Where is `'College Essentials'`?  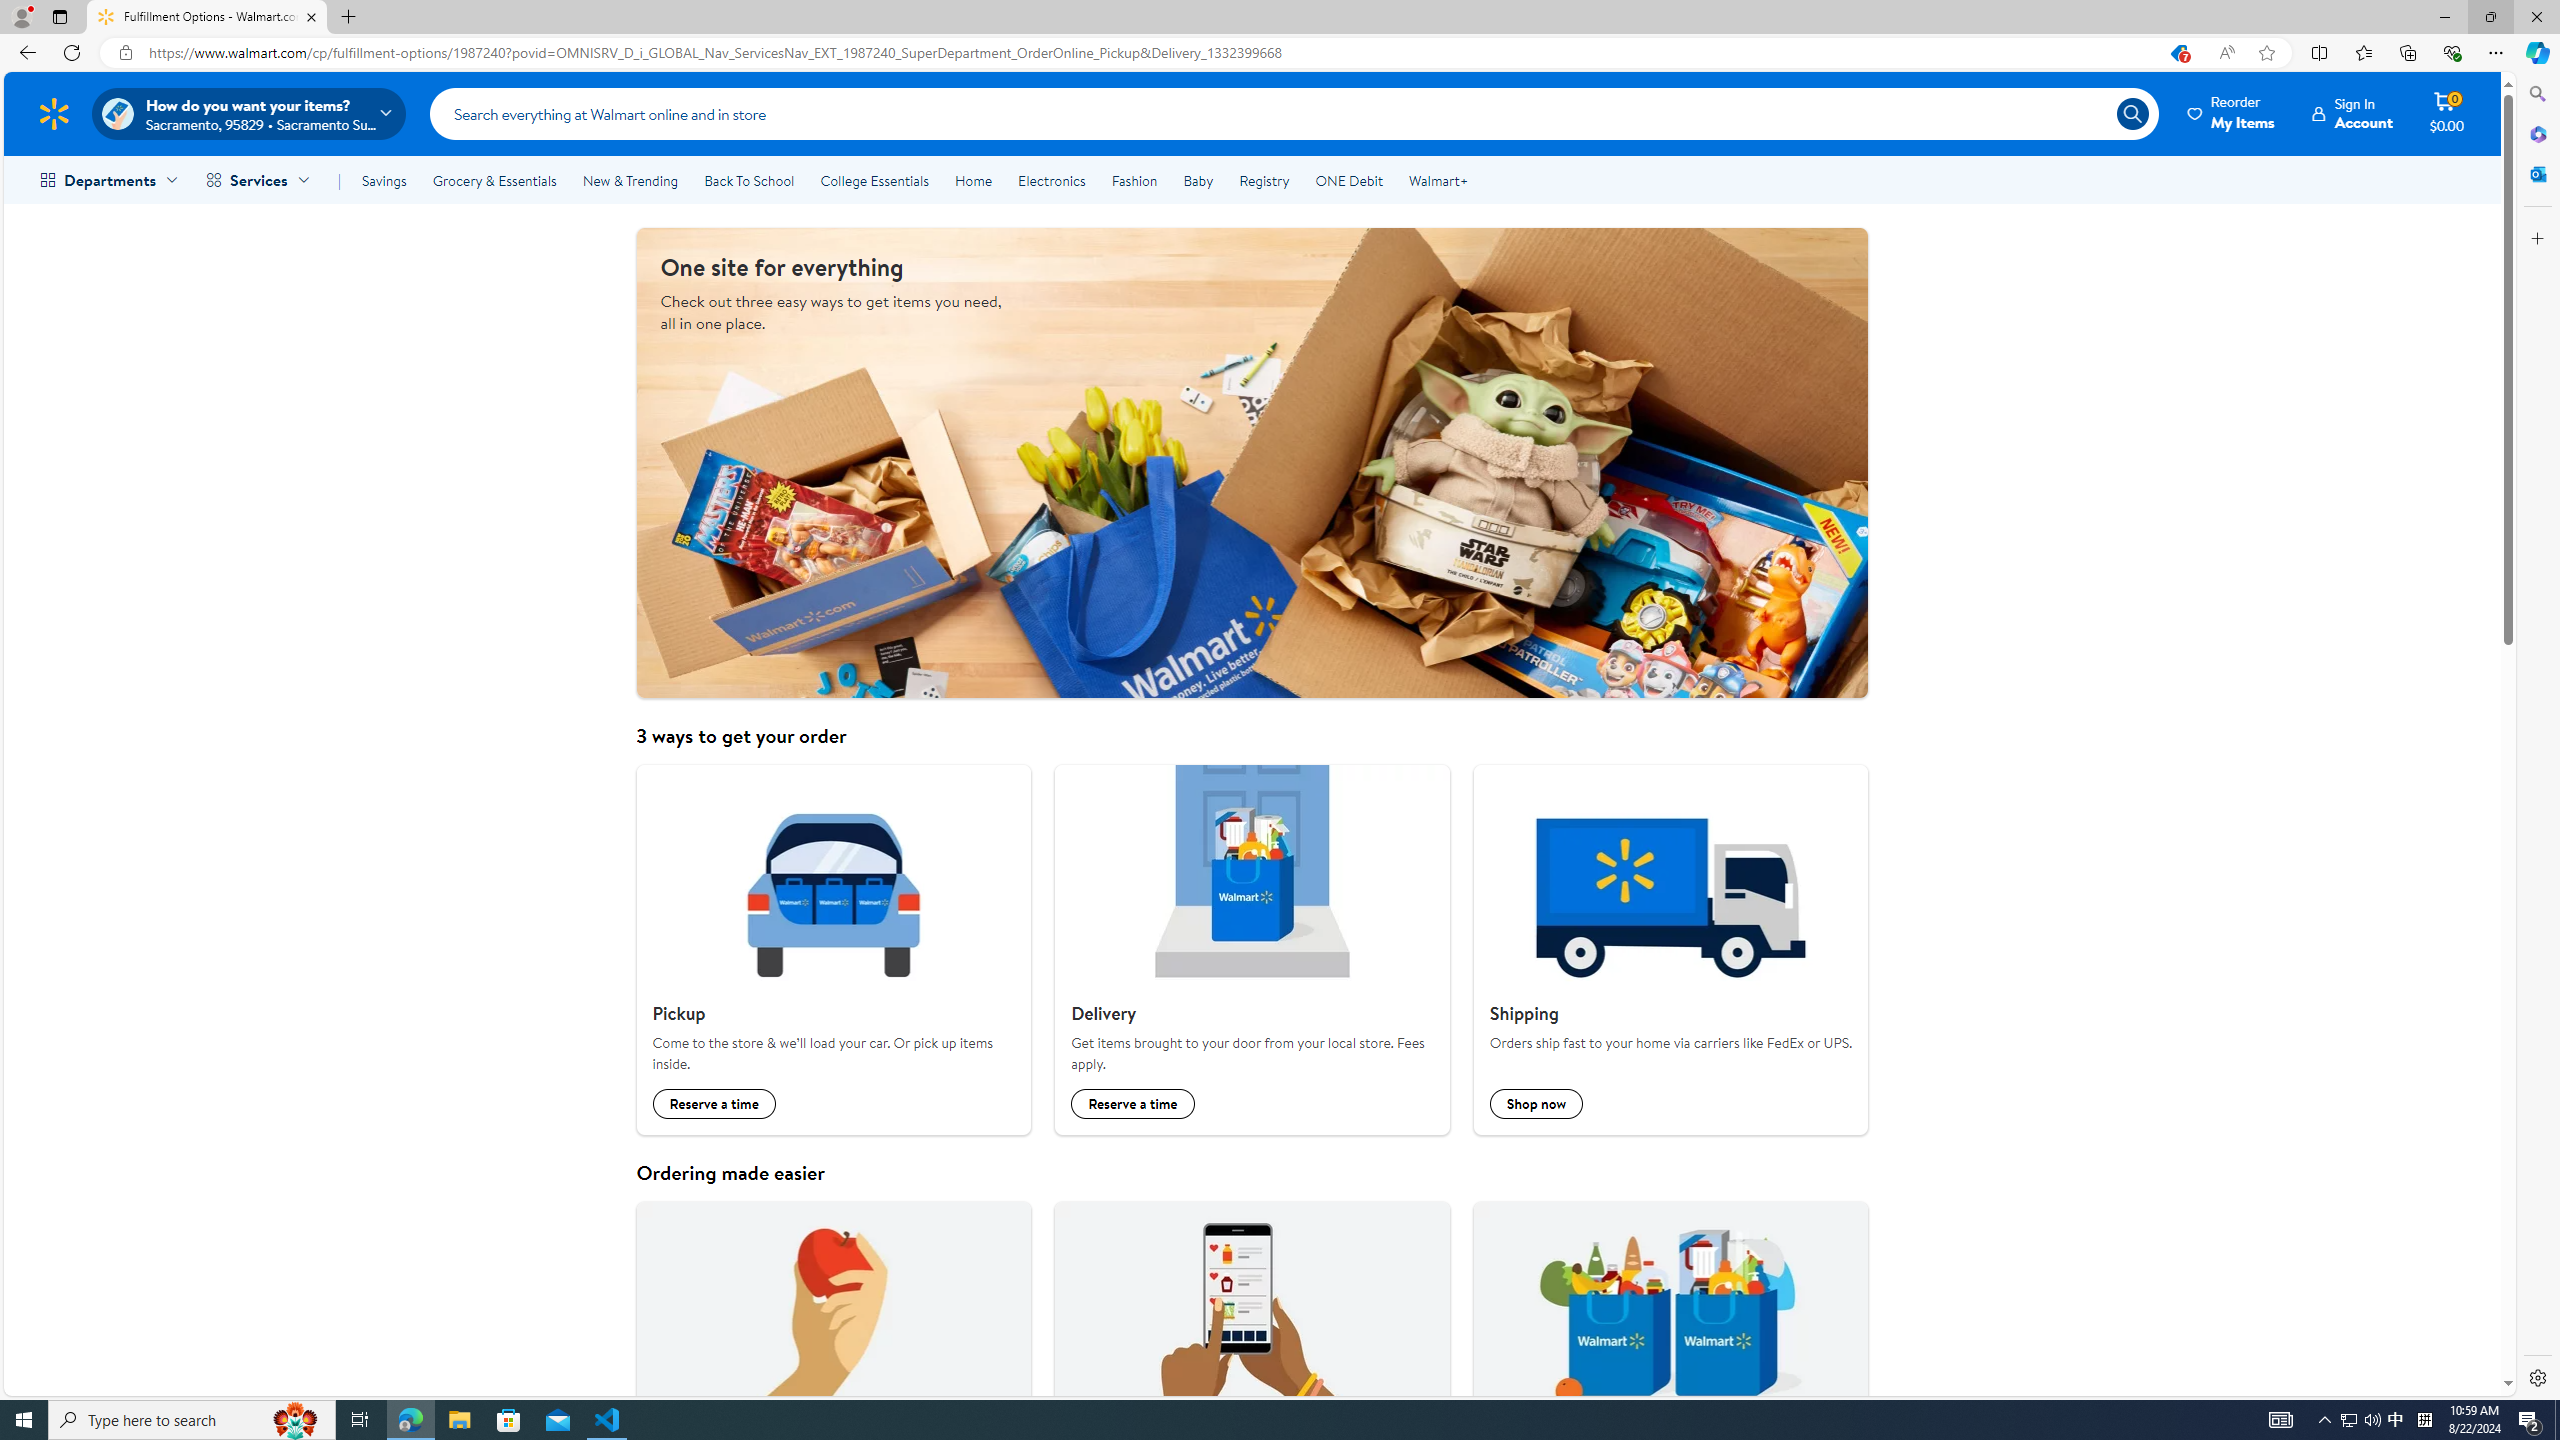
'College Essentials' is located at coordinates (873, 180).